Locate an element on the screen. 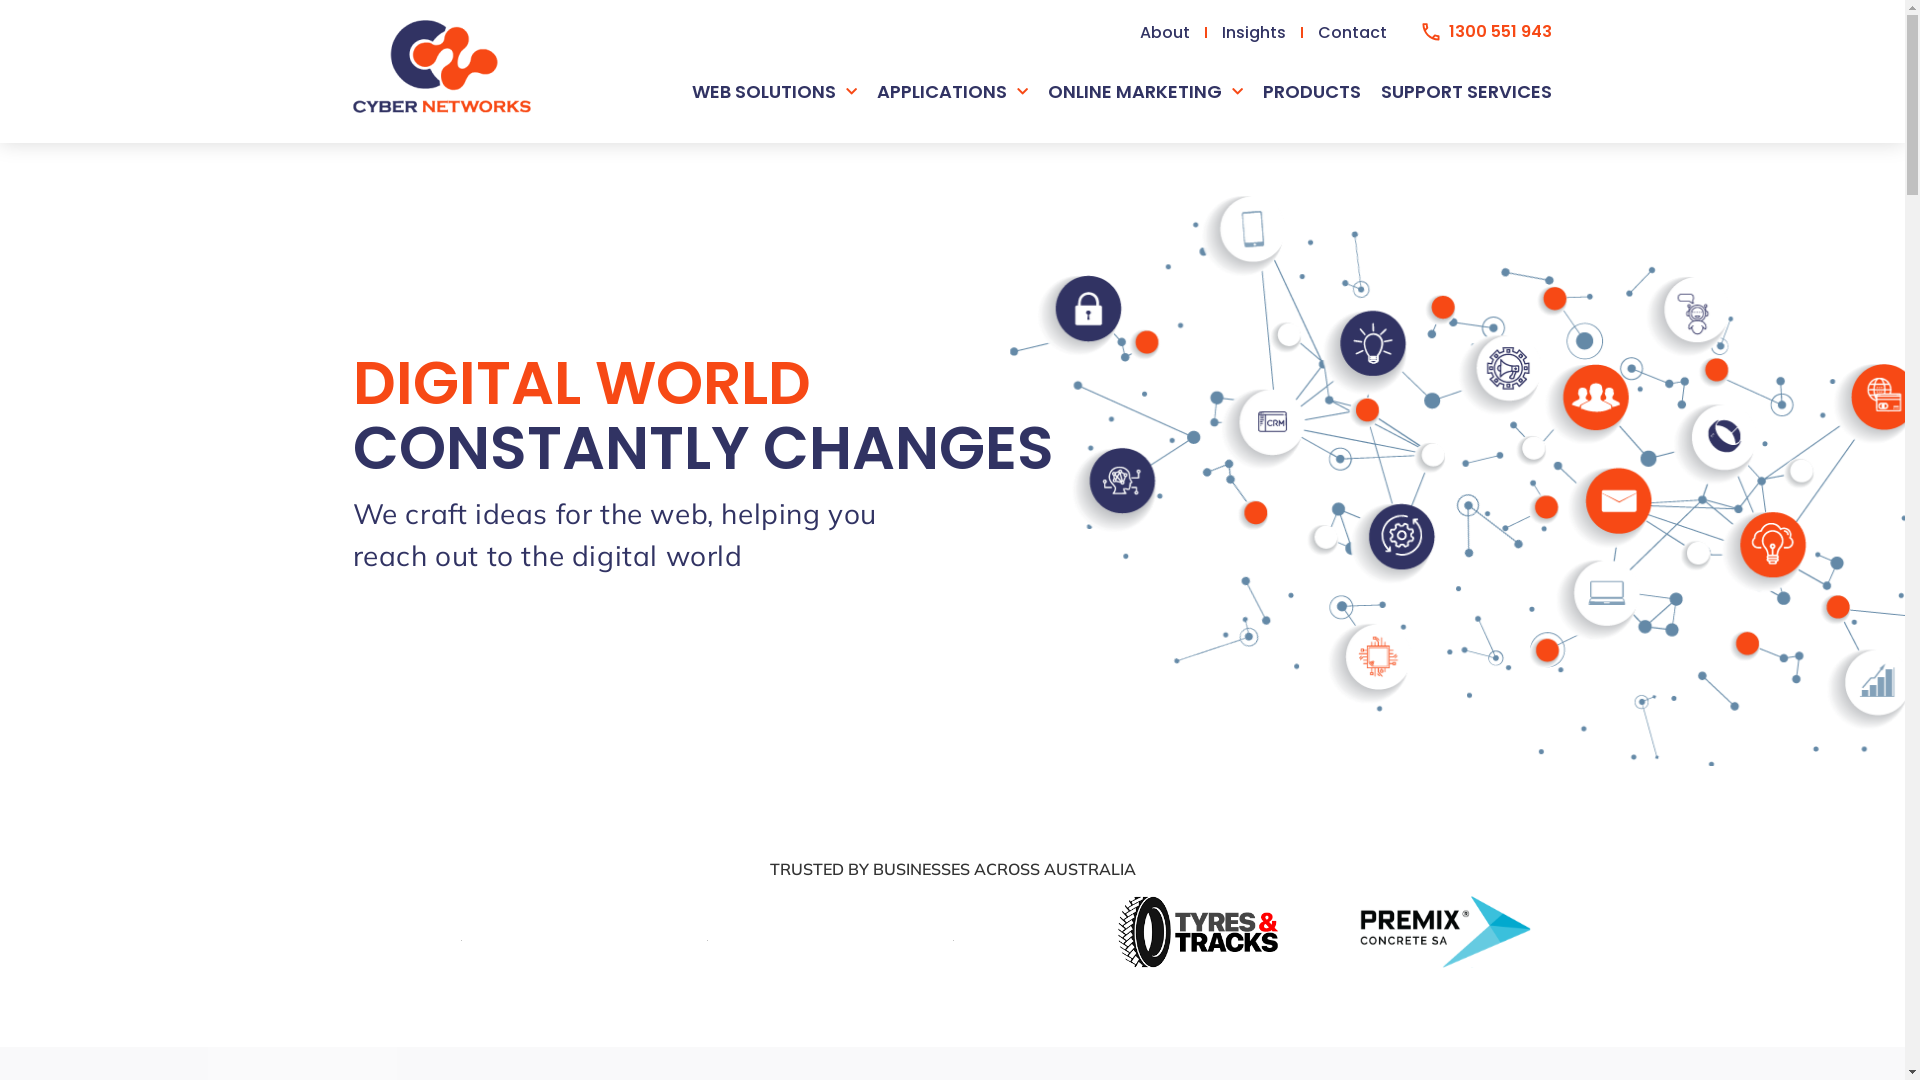 The image size is (1920, 1080). 'SUPPORT SERVICES' is located at coordinates (1466, 92).